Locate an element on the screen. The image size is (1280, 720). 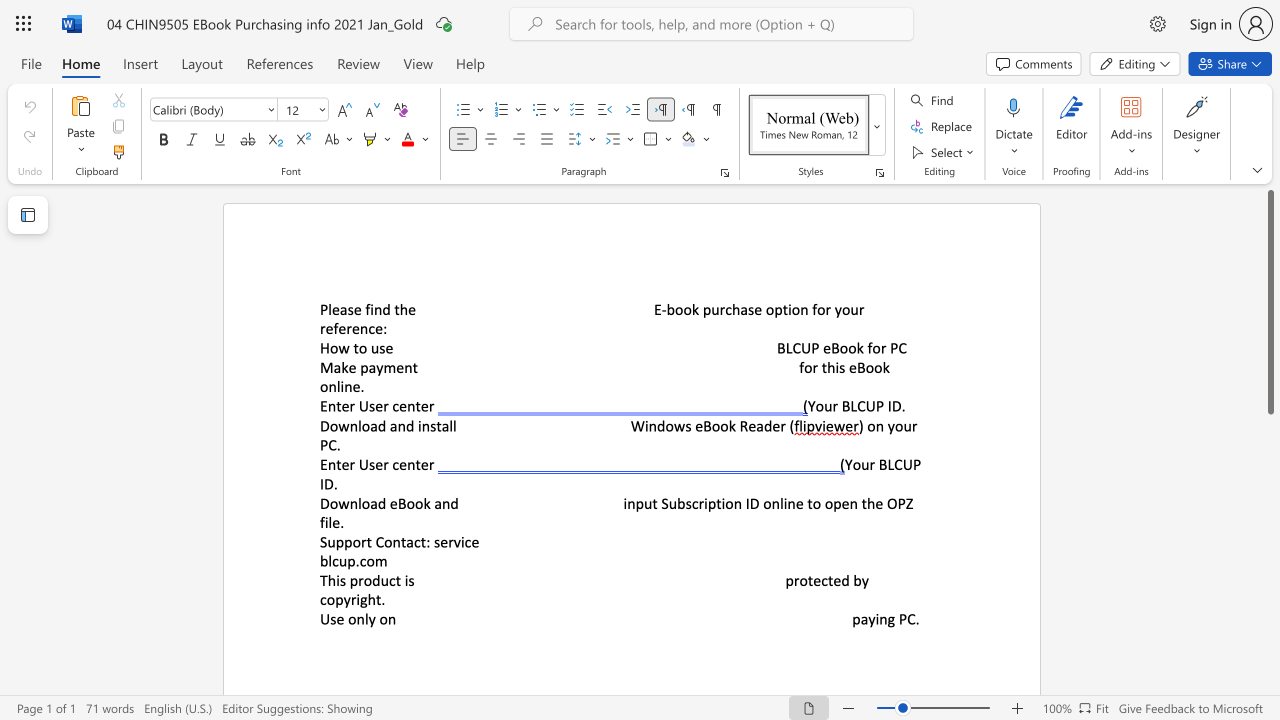
the 2th character "n" in the text is located at coordinates (392, 618).